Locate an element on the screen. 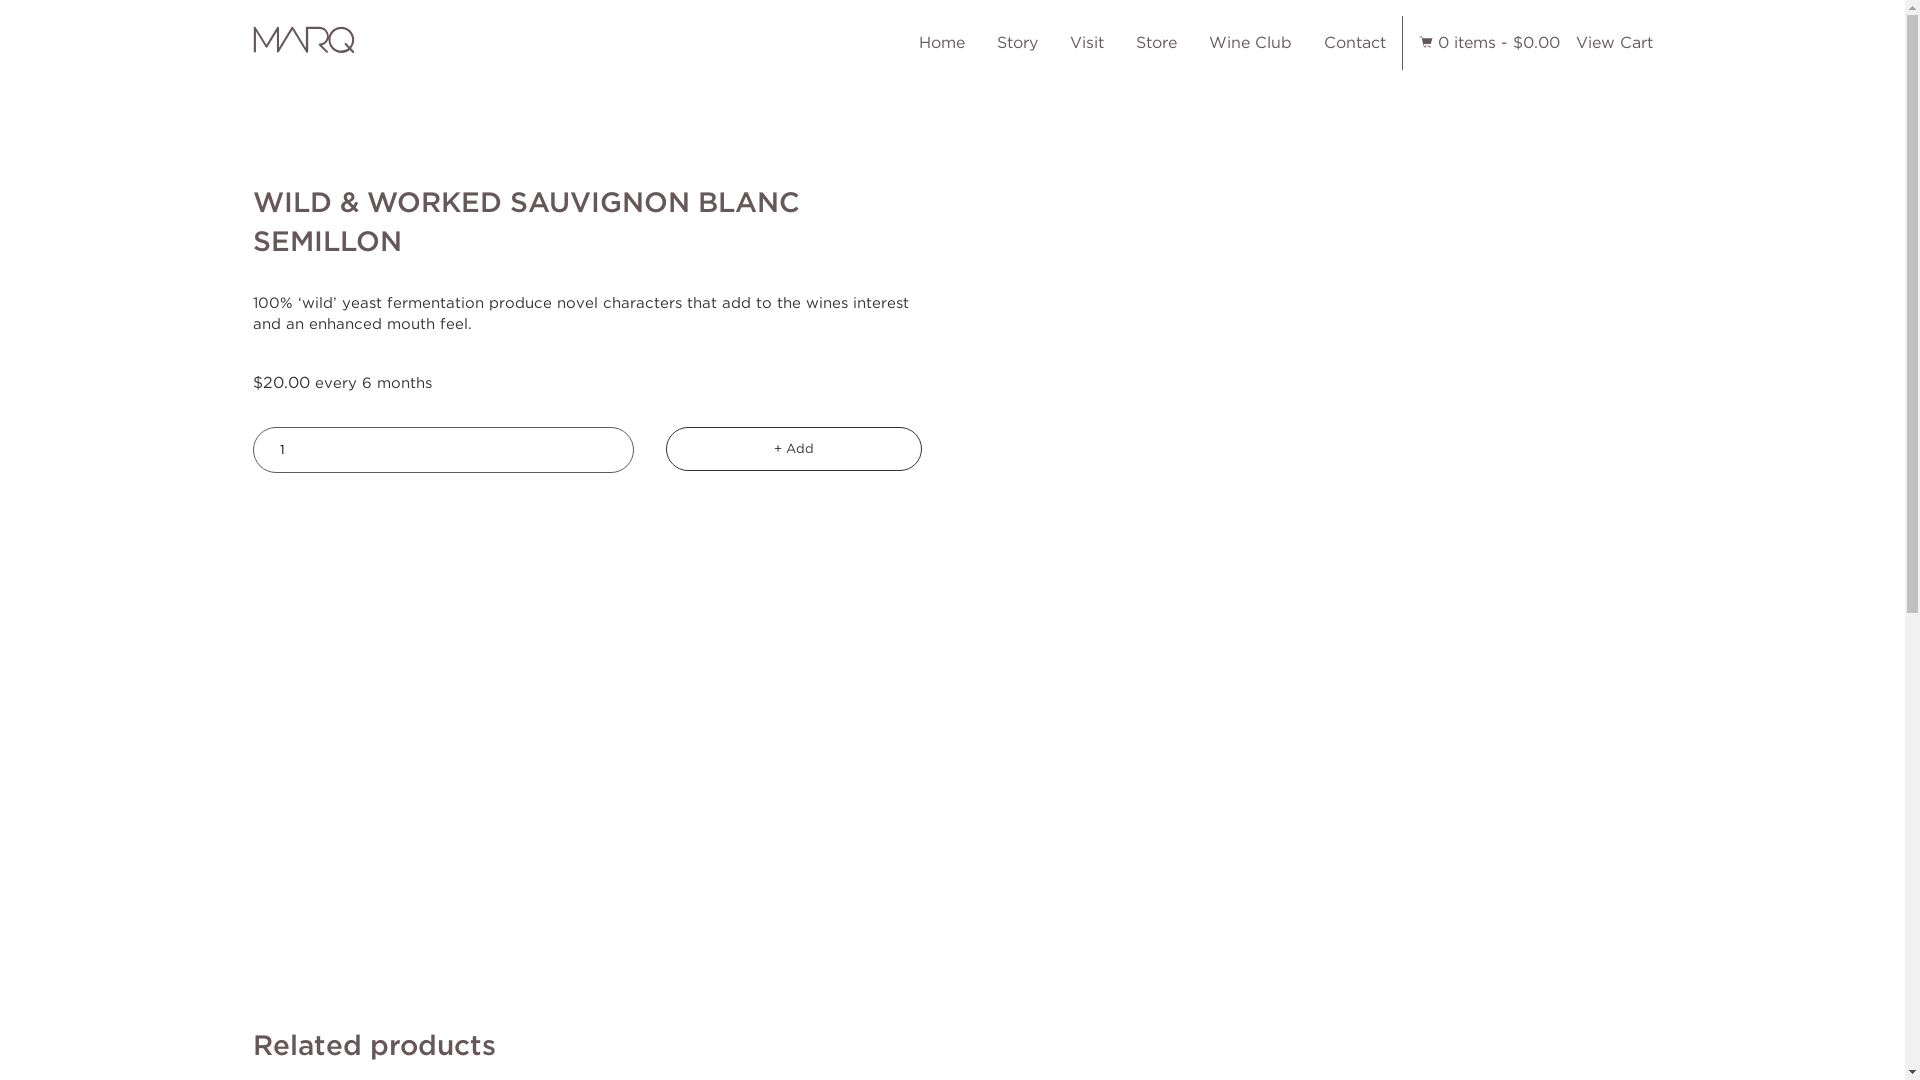 The height and width of the screenshot is (1080, 1920). 'Store' is located at coordinates (1156, 42).